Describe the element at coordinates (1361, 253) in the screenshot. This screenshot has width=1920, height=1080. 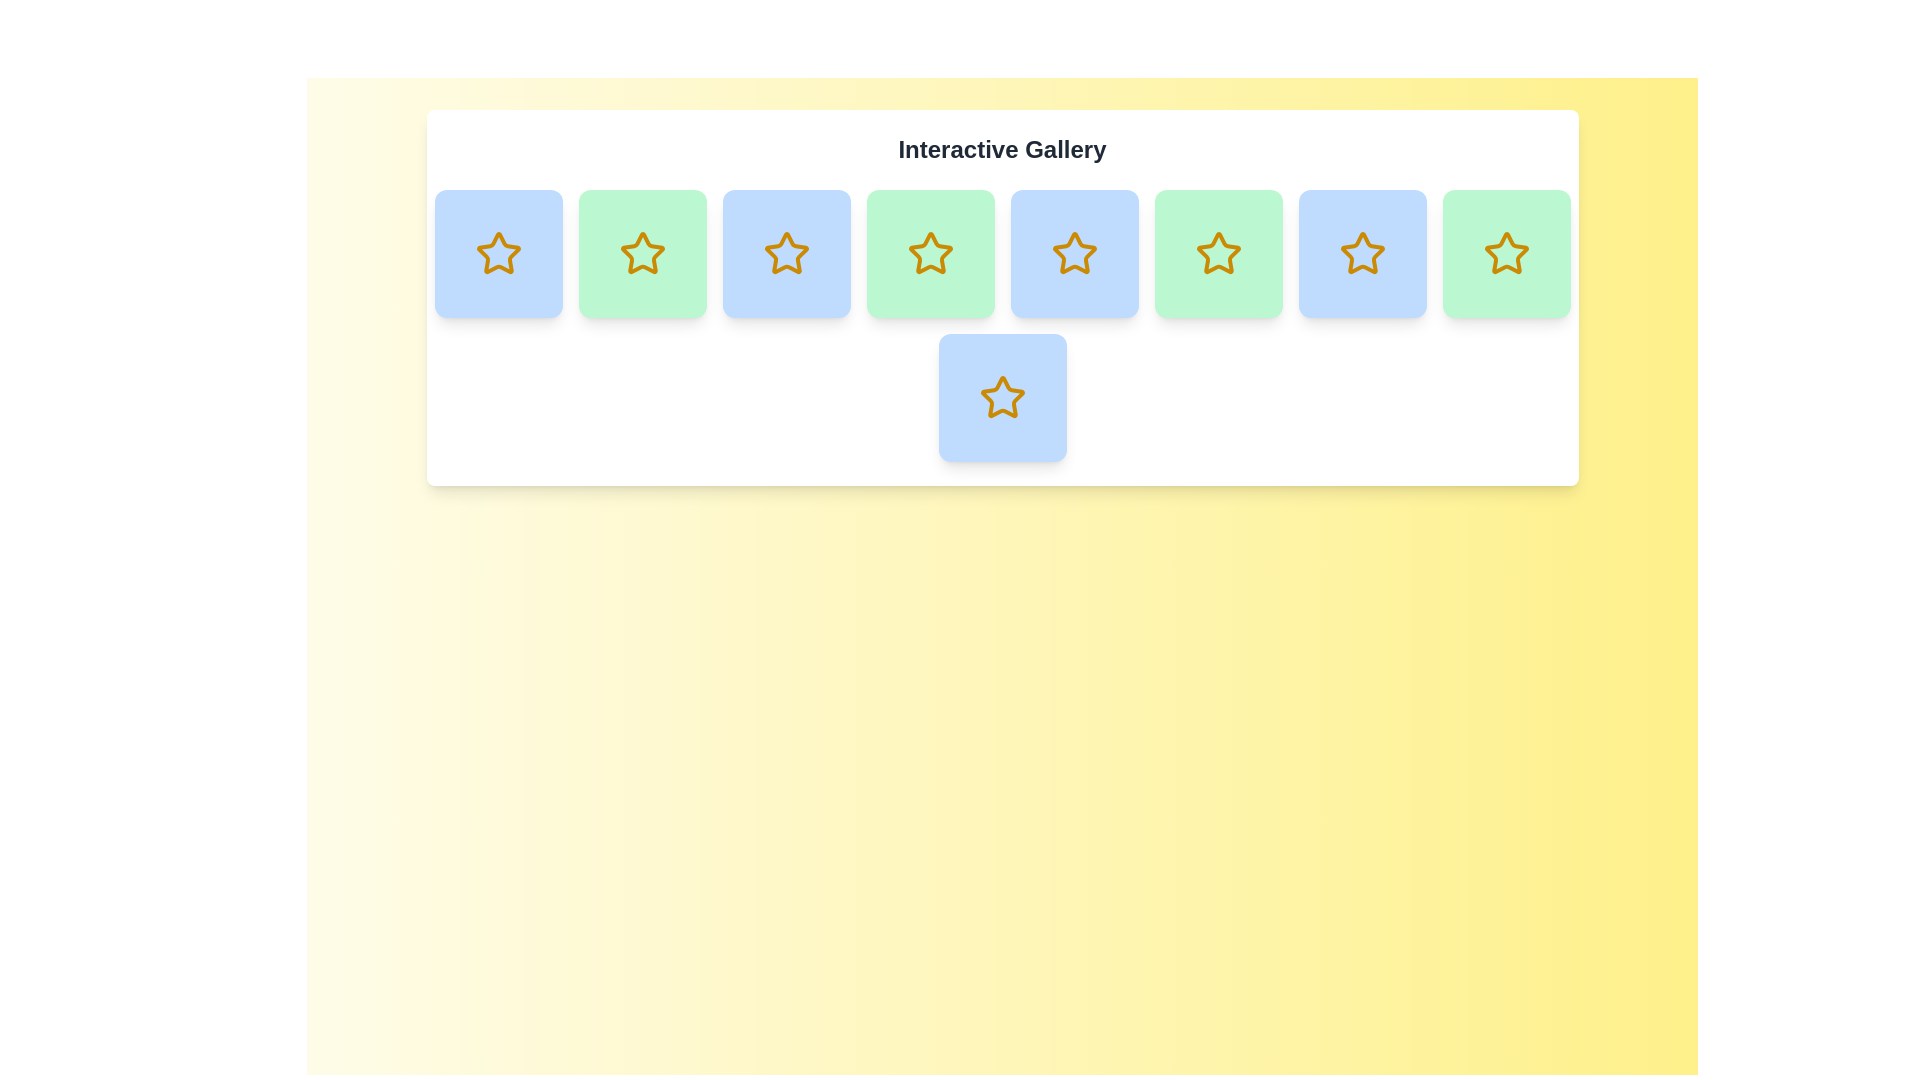
I see `the star icon with a yellow outline, which is located in the fifth position among horizontally aligned blue and green squares, to trigger hover effects` at that location.